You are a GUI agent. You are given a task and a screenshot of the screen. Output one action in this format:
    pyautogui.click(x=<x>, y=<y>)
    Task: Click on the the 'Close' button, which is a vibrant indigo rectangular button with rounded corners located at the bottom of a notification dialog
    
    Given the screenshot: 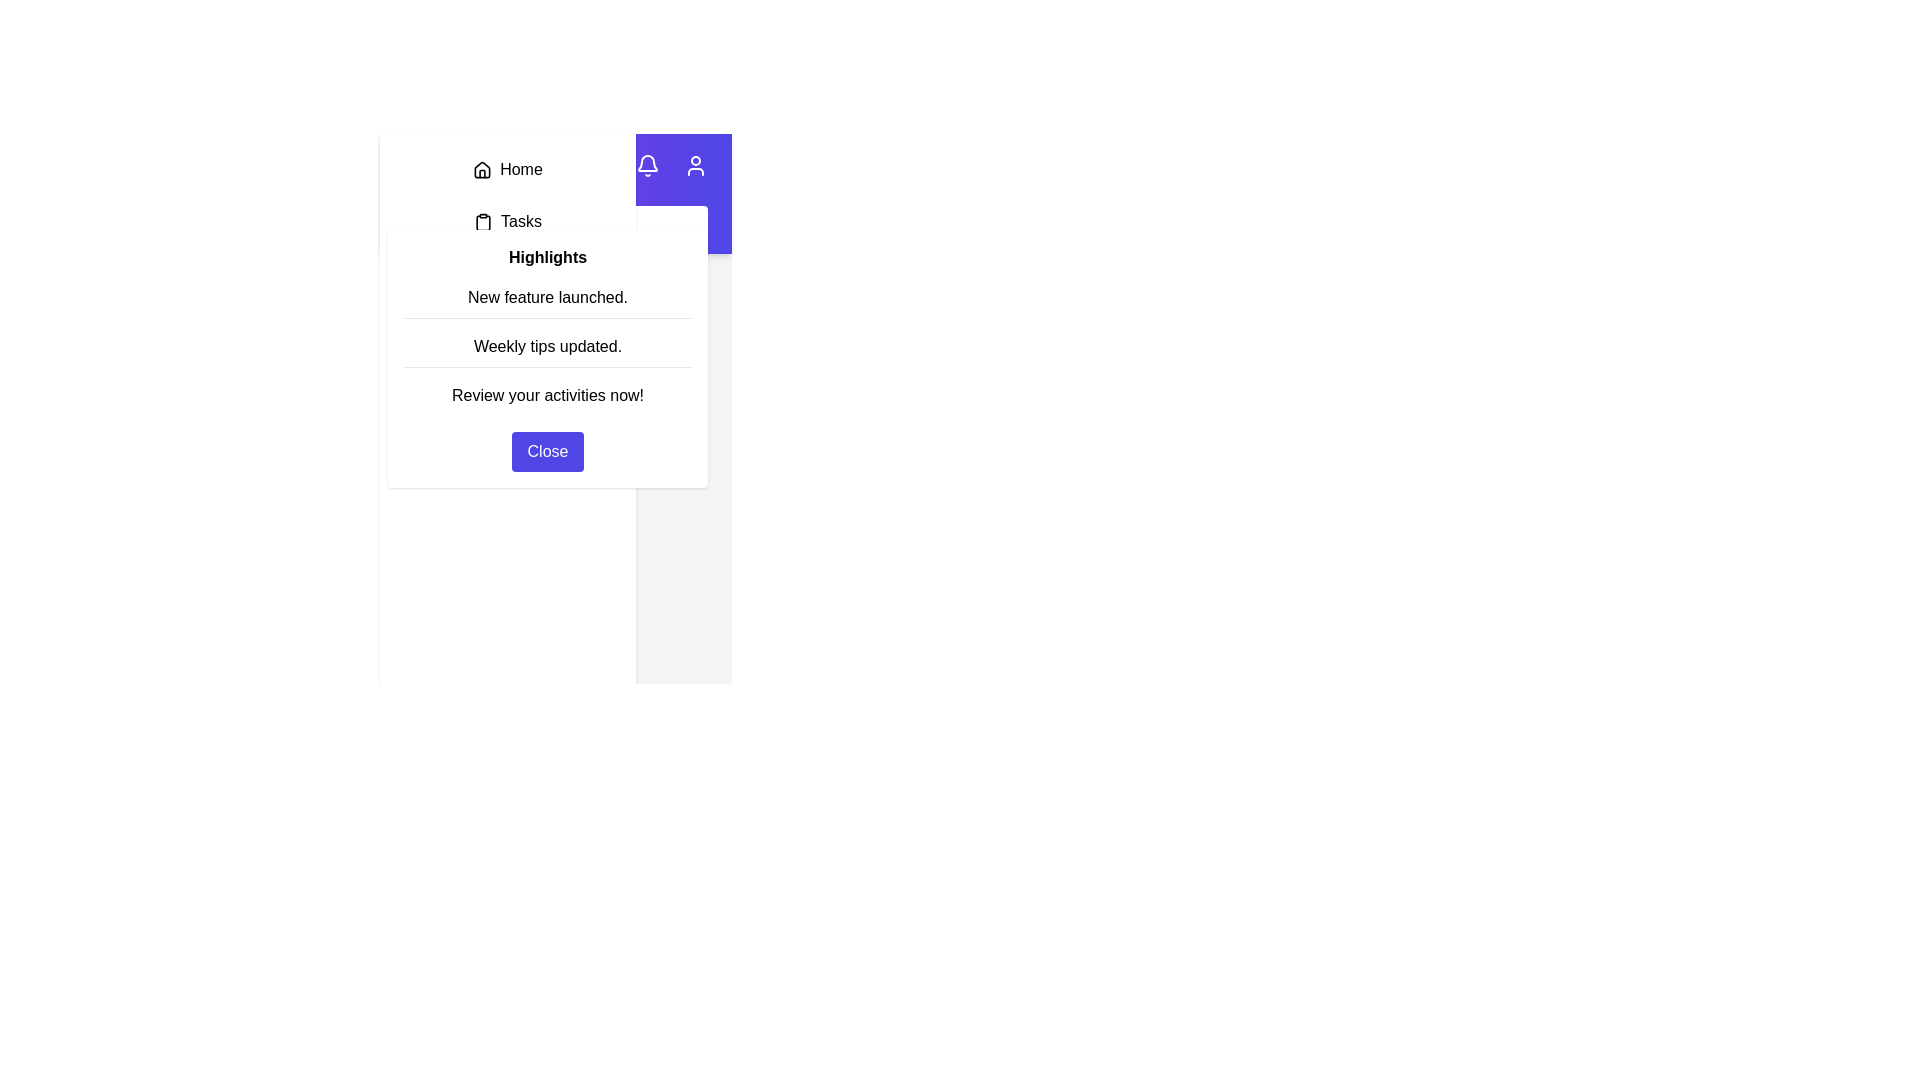 What is the action you would take?
    pyautogui.click(x=547, y=451)
    